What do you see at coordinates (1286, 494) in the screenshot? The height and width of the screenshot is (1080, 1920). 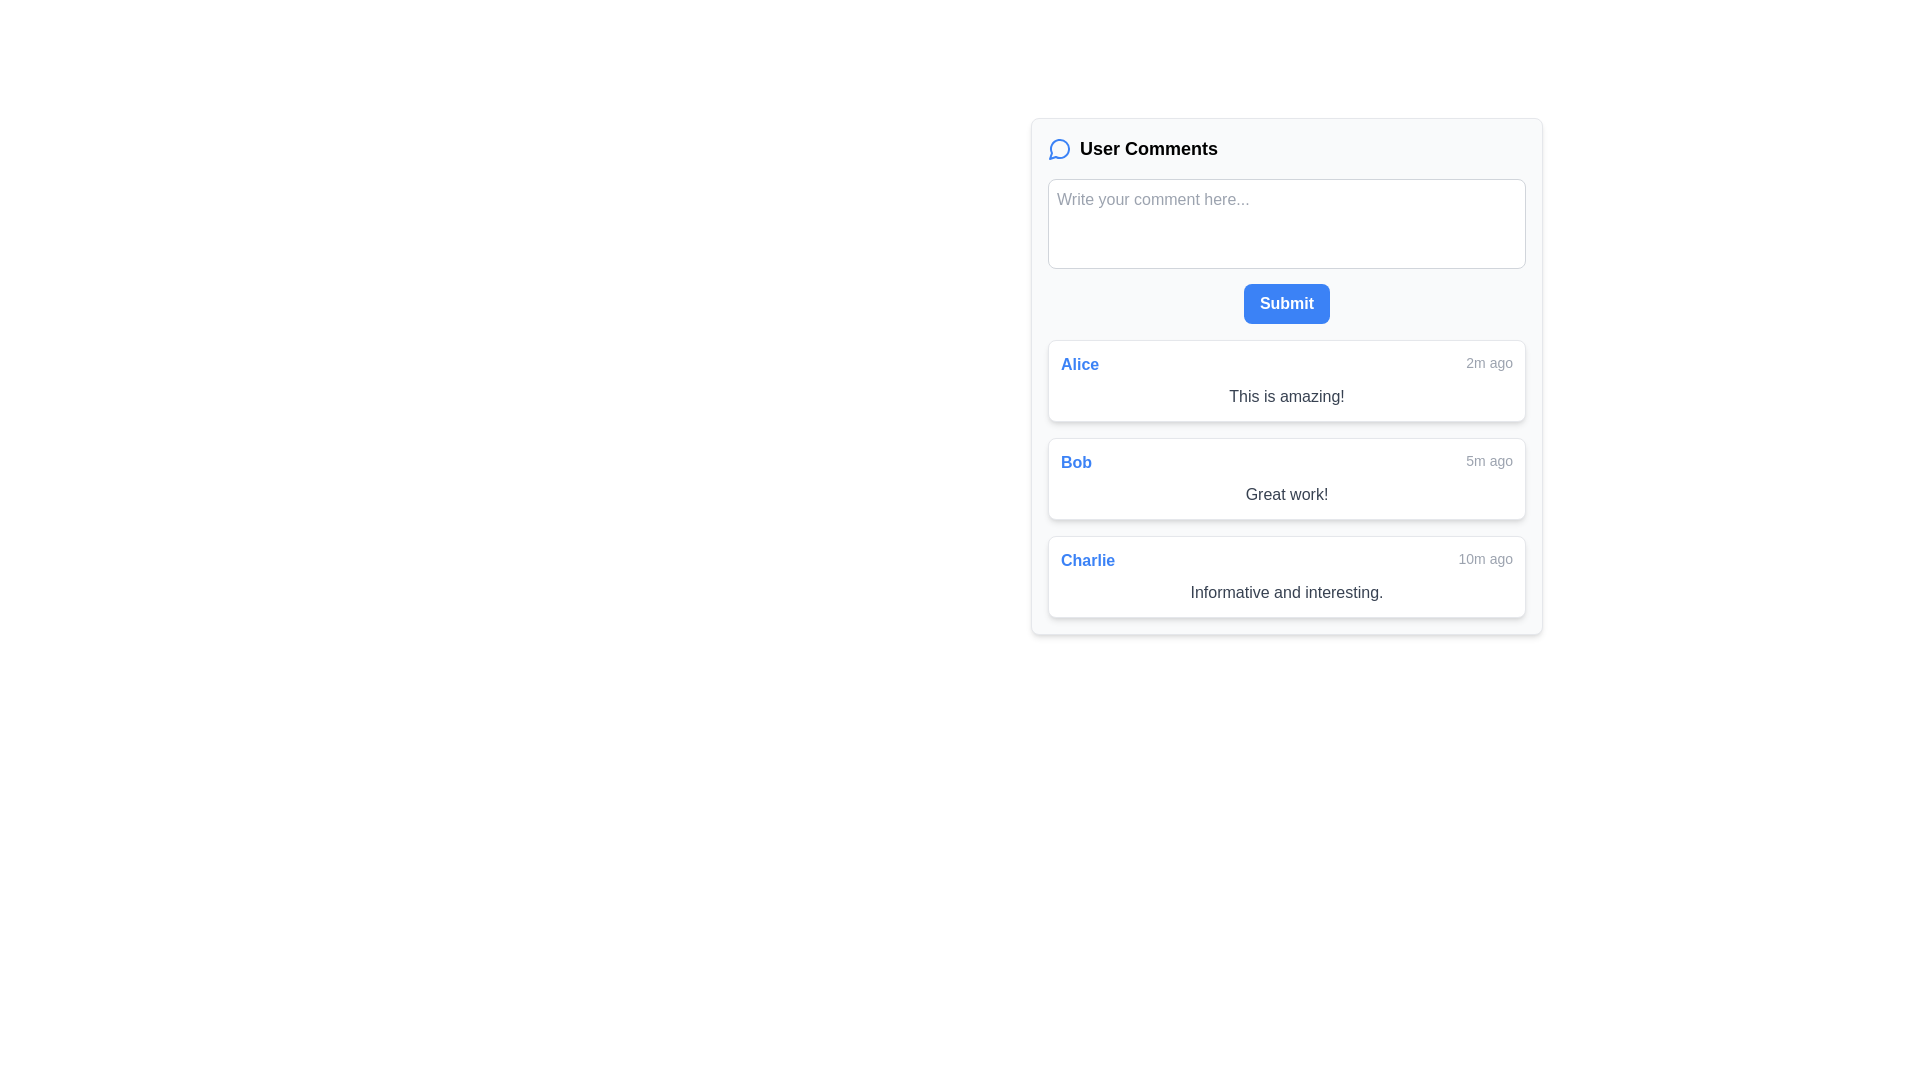 I see `user comment text label displayed below the user's name 'Bob' and the timestamp '5m ago' in the comment section` at bounding box center [1286, 494].